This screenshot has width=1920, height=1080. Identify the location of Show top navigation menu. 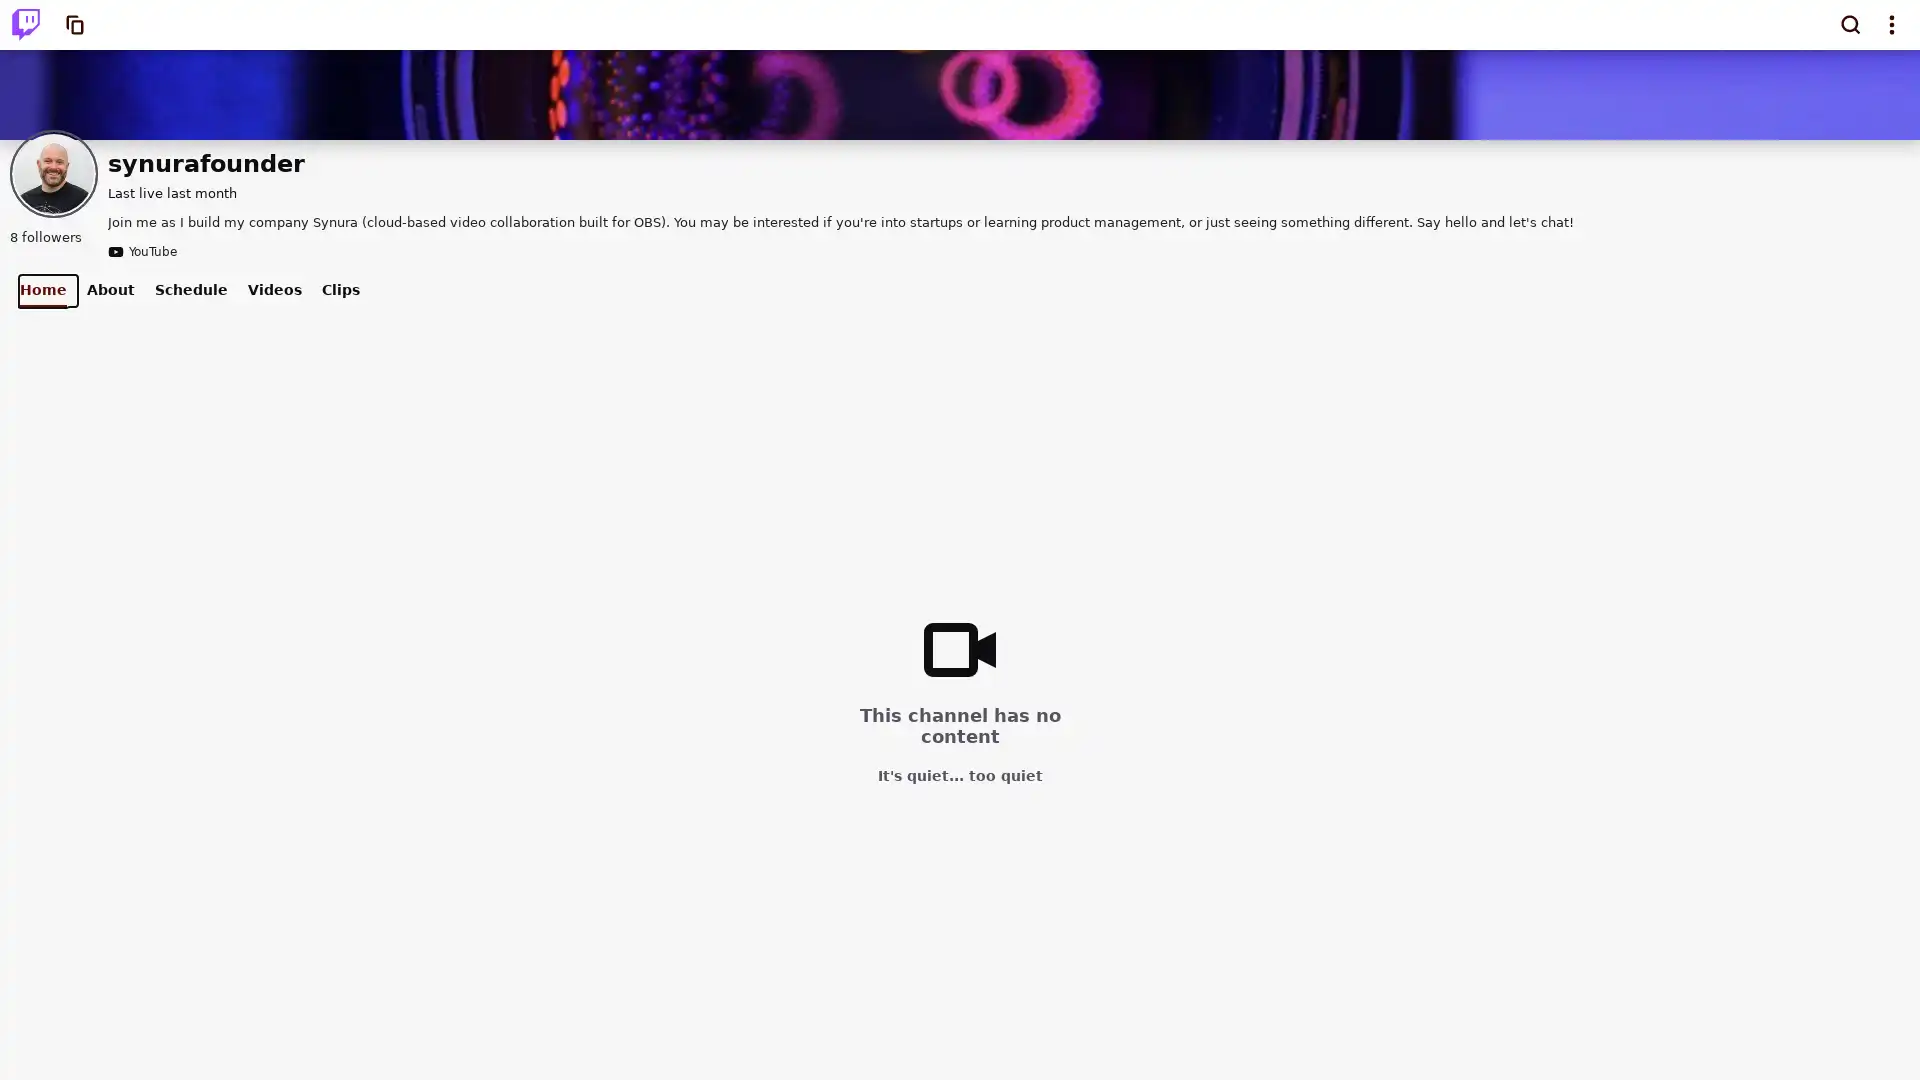
(1890, 24).